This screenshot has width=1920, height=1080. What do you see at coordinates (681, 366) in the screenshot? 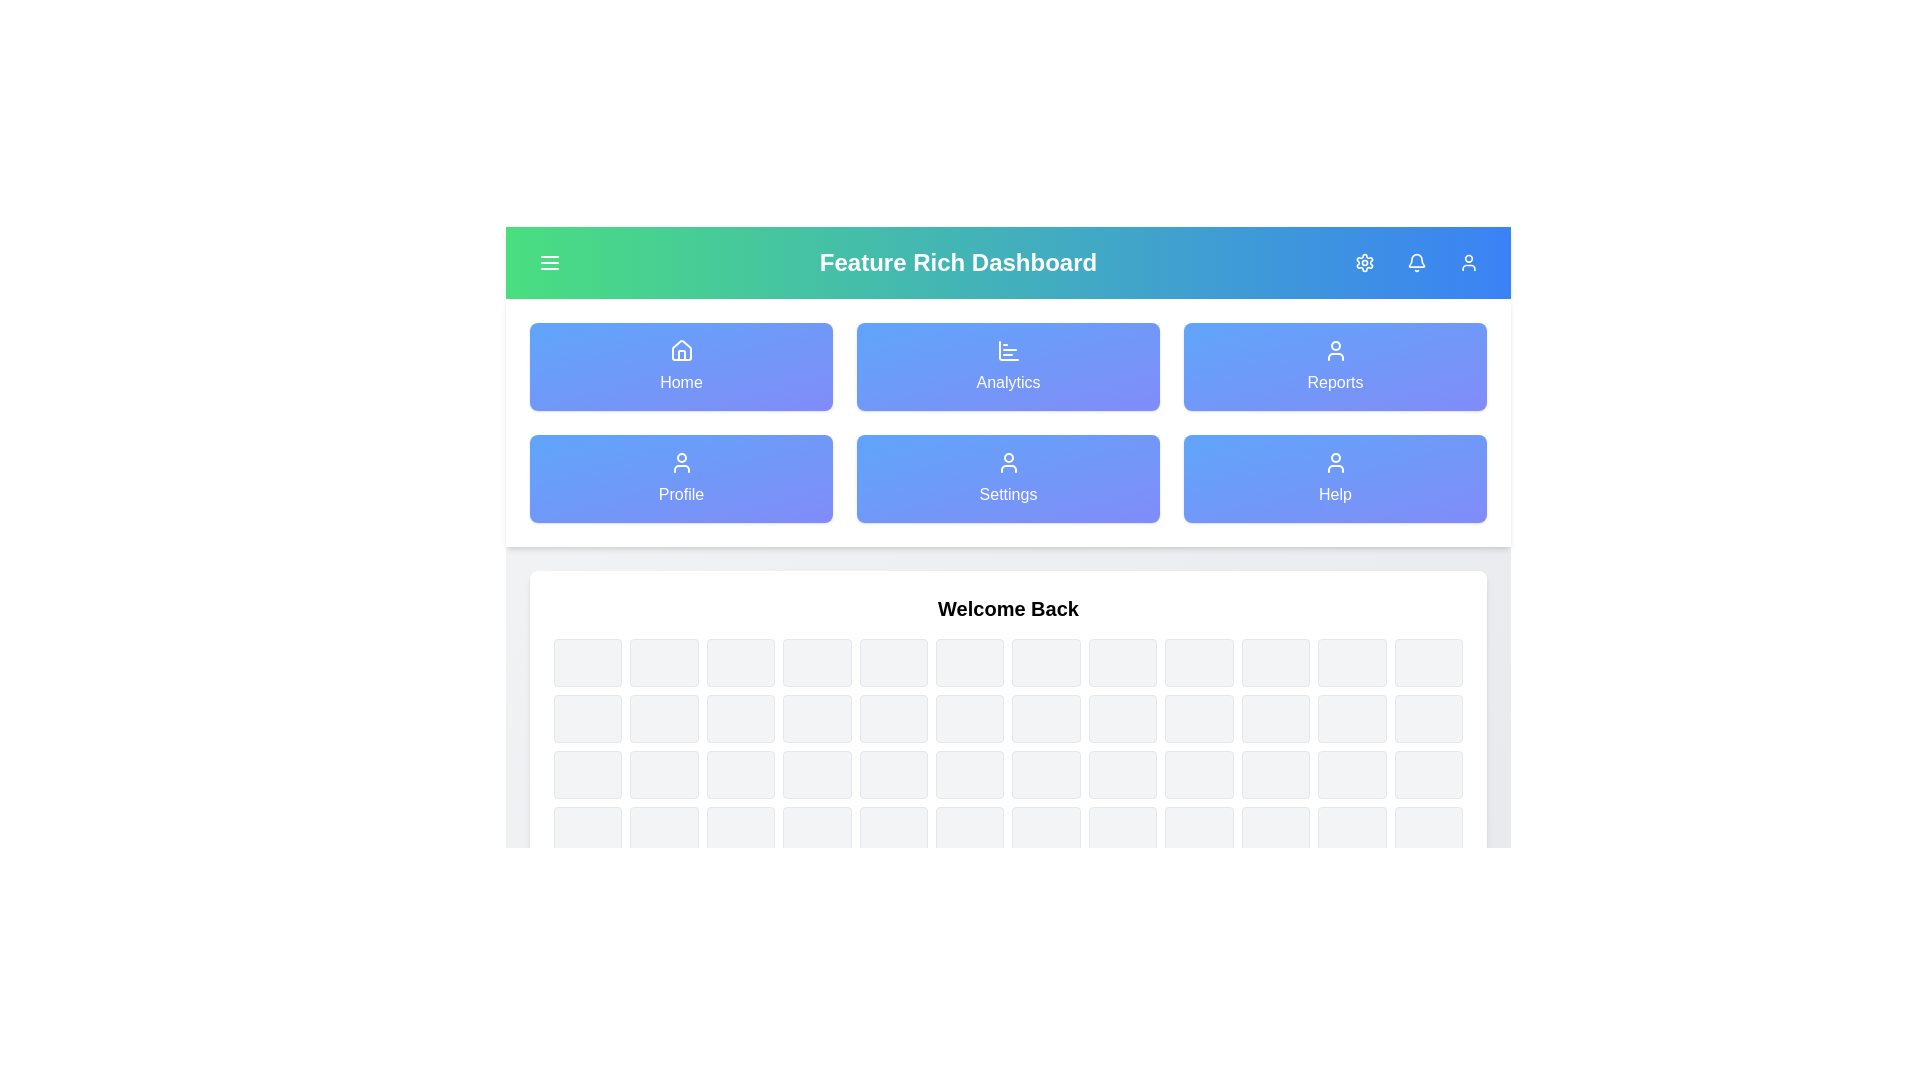
I see `the navigation item labeled Home` at bounding box center [681, 366].